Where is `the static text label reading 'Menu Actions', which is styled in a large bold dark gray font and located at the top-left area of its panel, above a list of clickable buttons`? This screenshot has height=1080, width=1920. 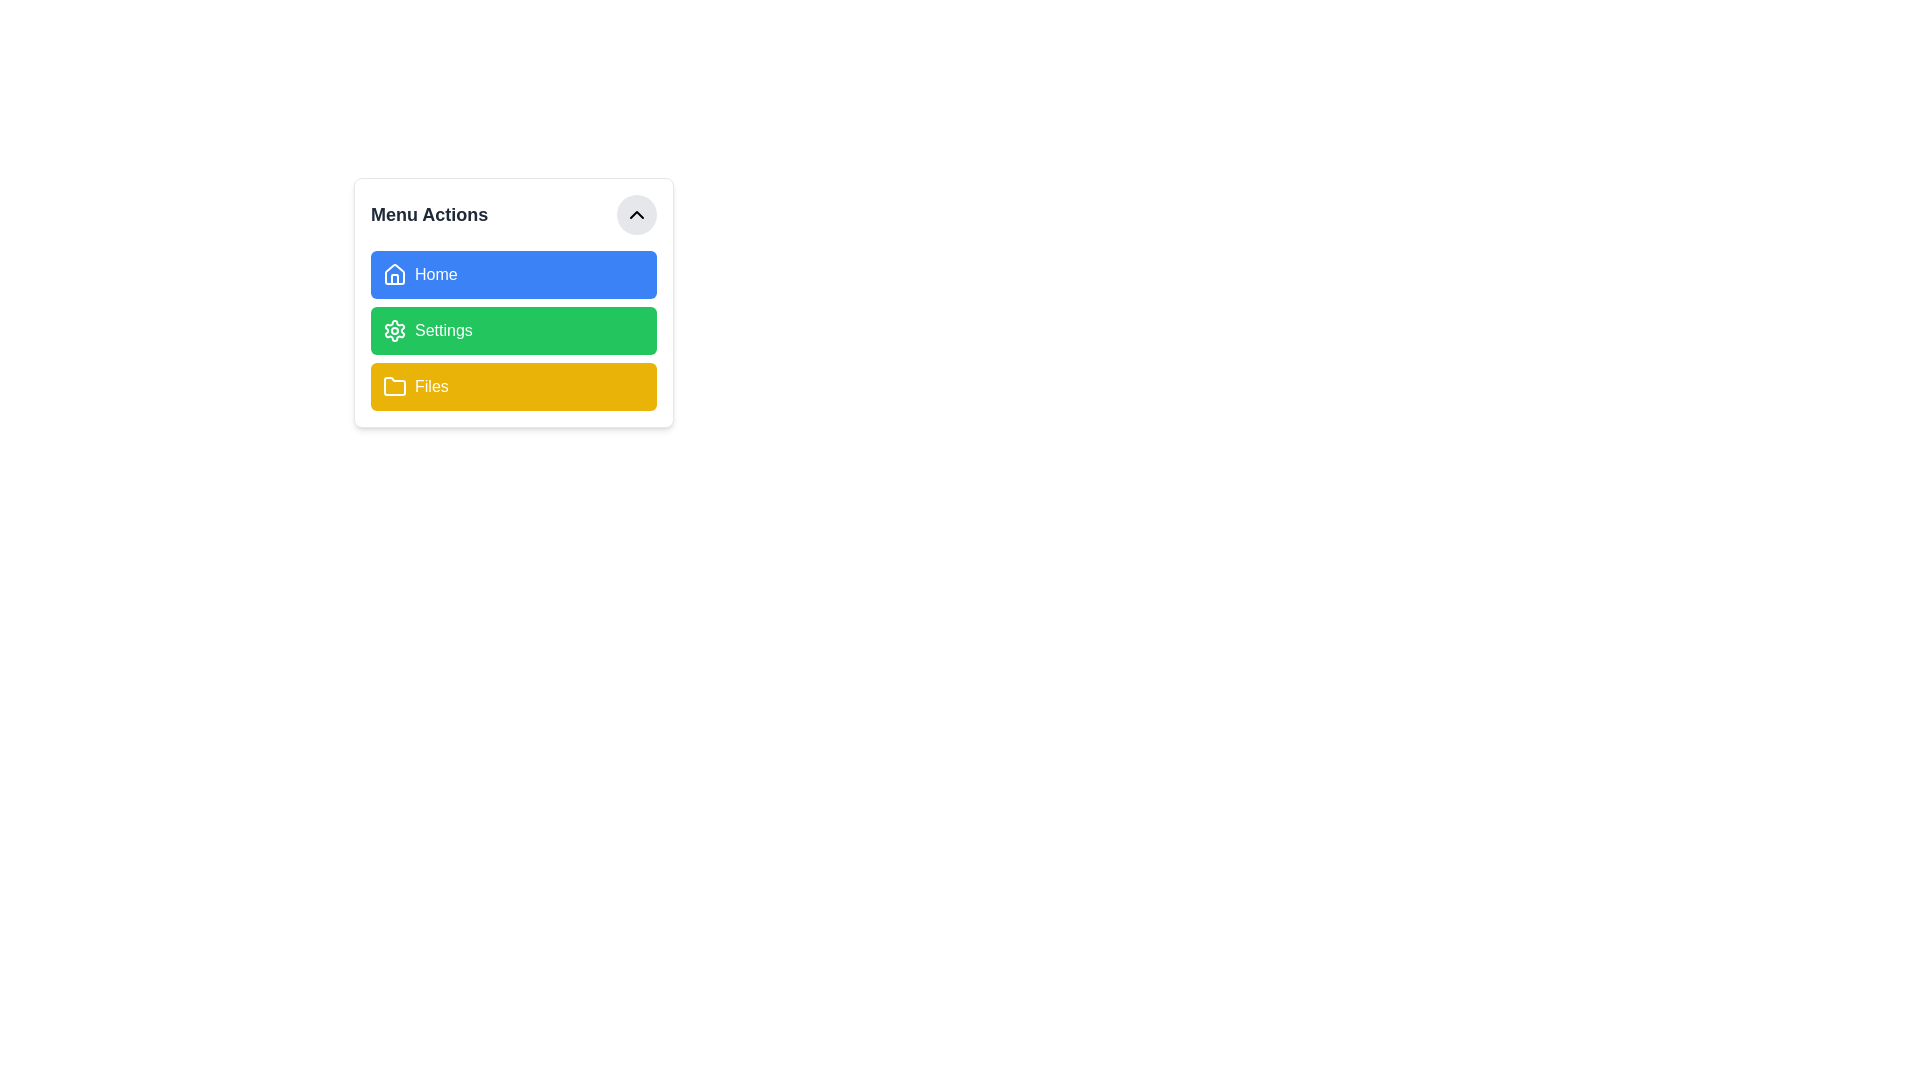
the static text label reading 'Menu Actions', which is styled in a large bold dark gray font and located at the top-left area of its panel, above a list of clickable buttons is located at coordinates (428, 215).